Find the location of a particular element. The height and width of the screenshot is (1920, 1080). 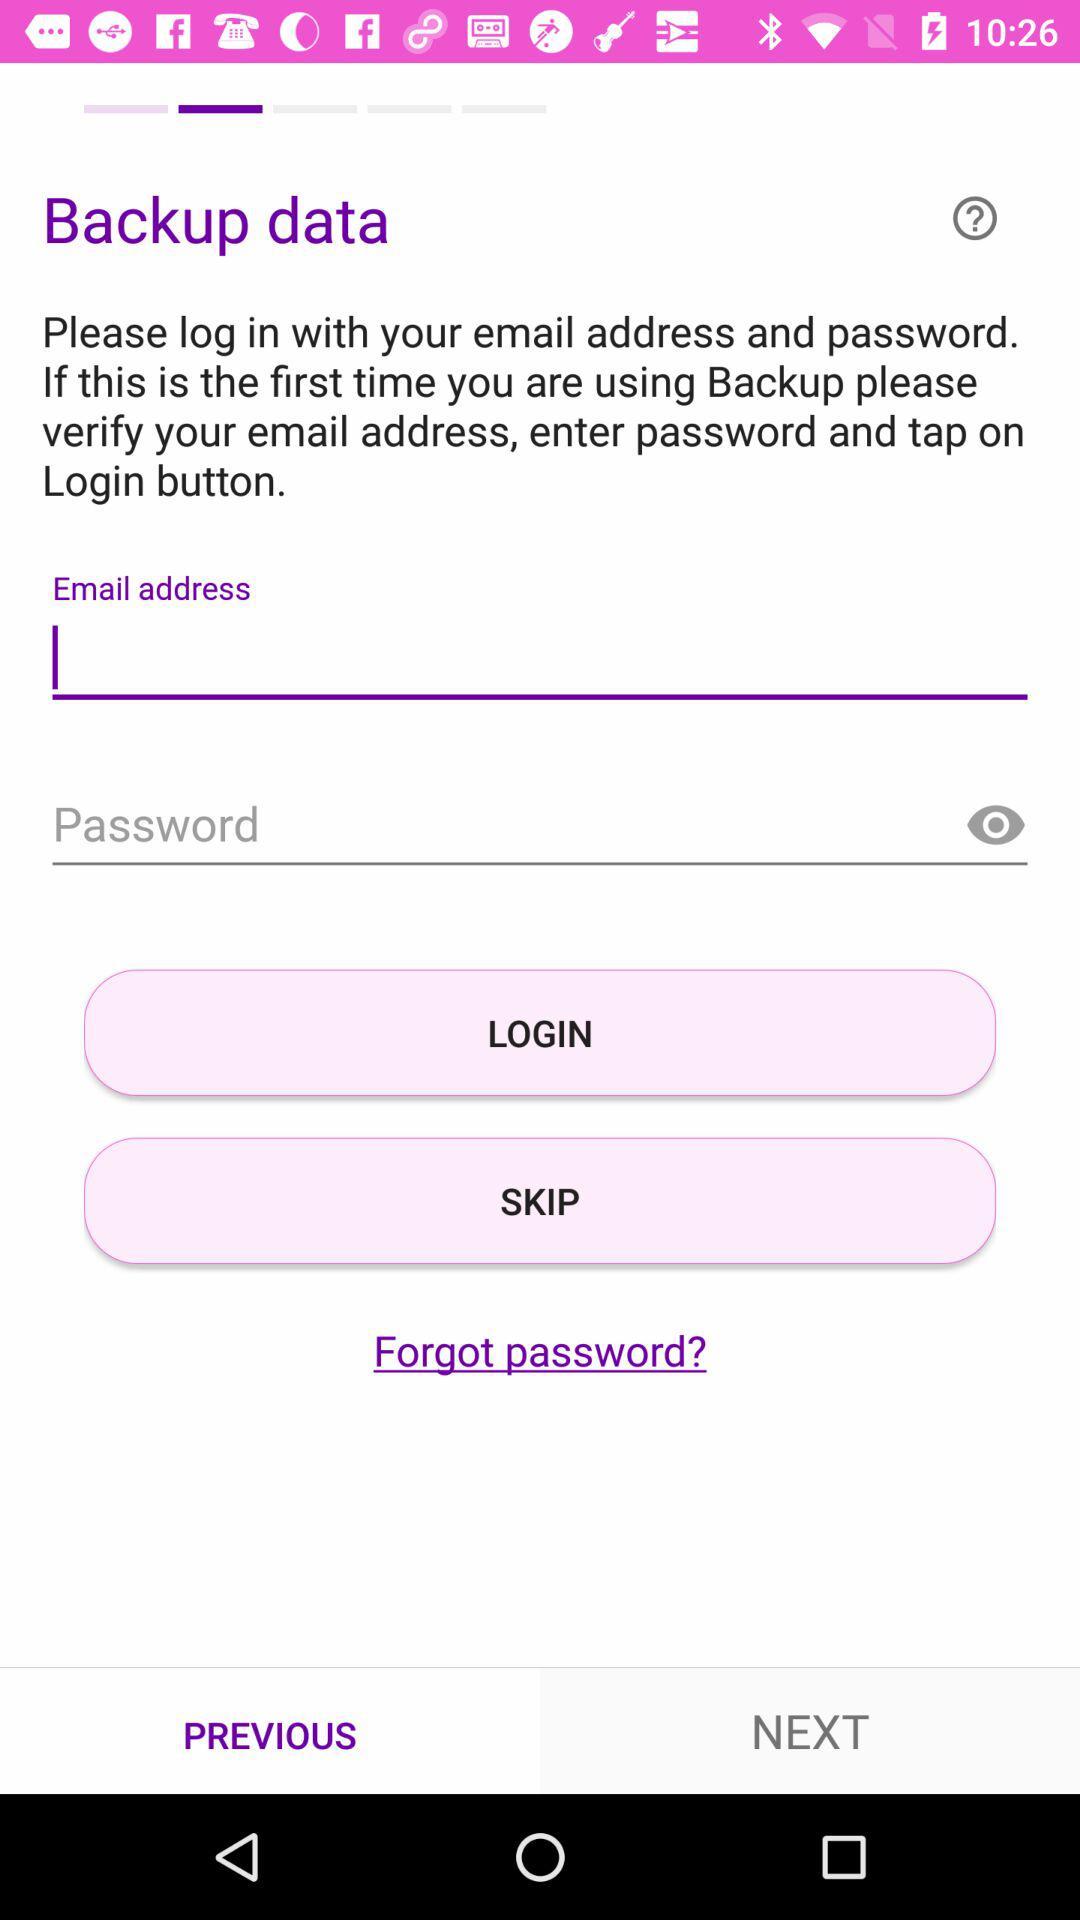

button to start inputting password is located at coordinates (540, 826).